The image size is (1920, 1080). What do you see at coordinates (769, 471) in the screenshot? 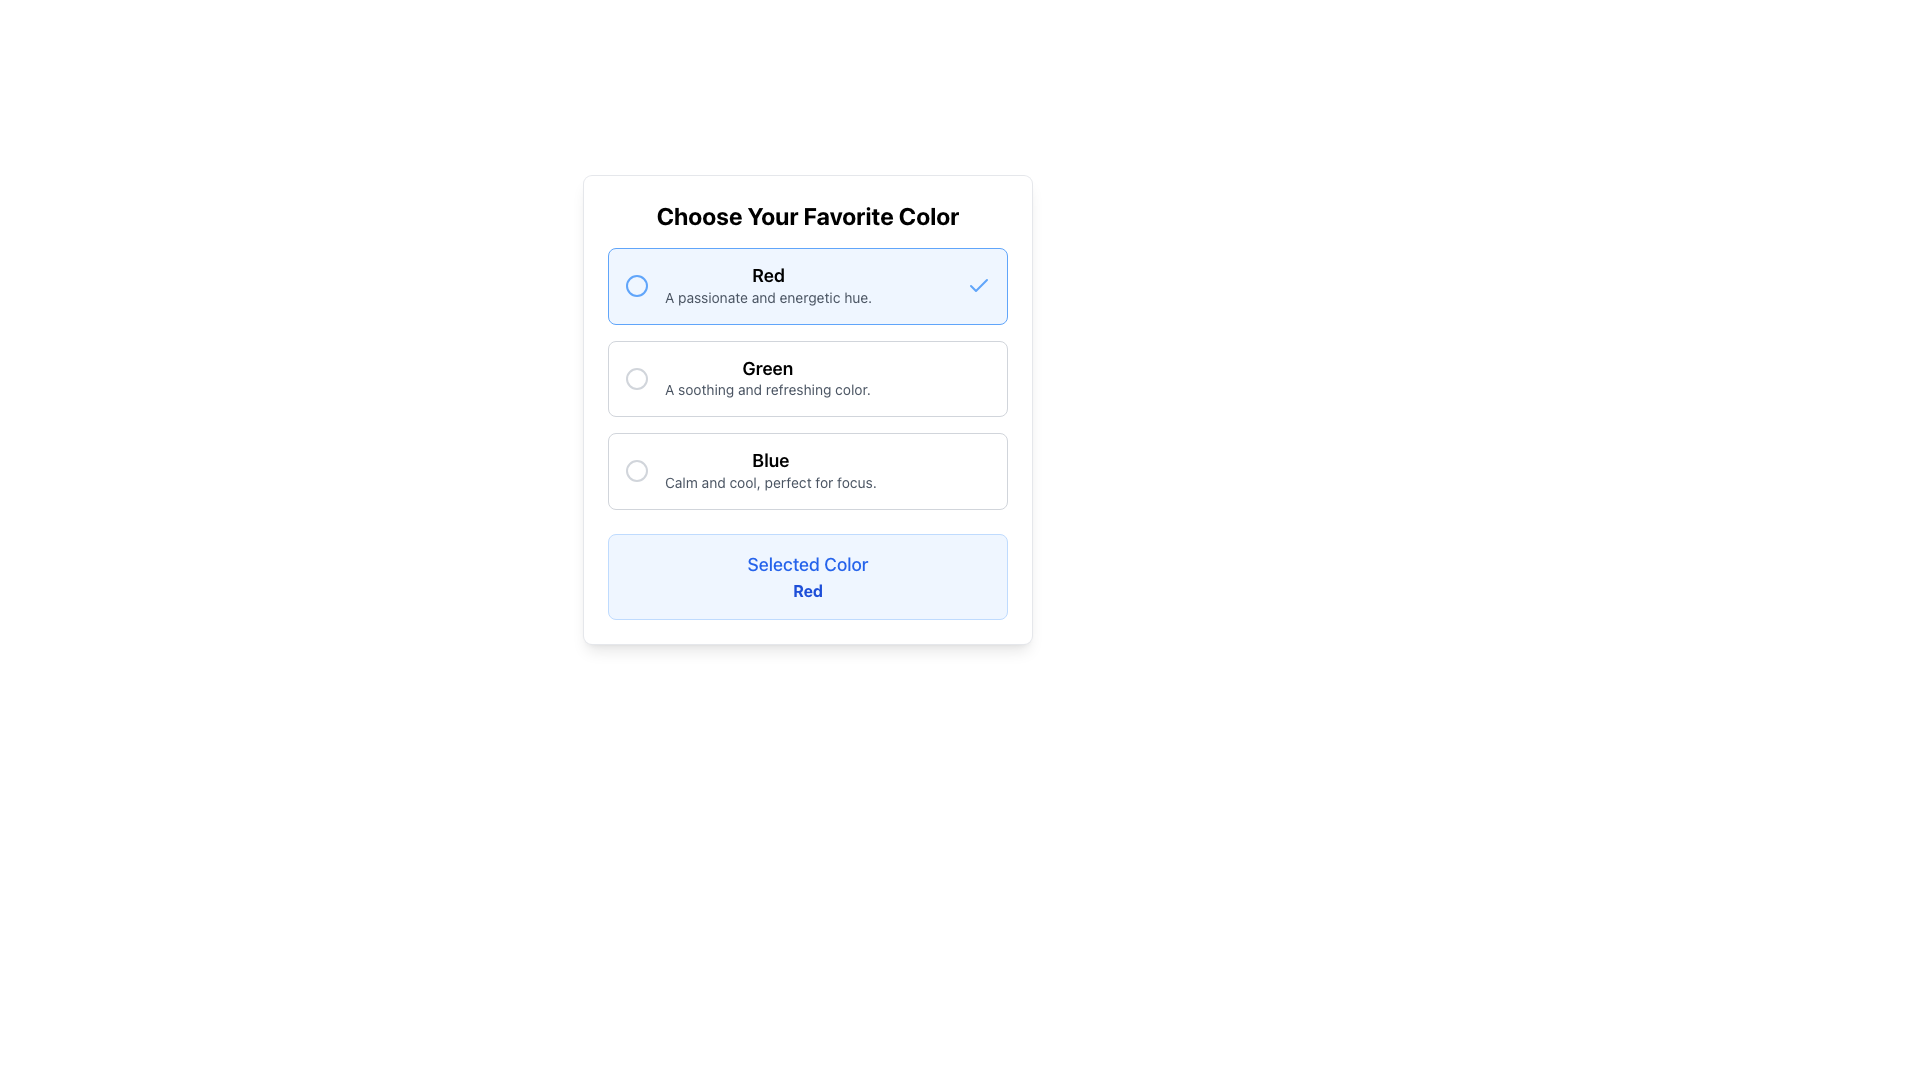
I see `the text block describing the option 'Blue' in the color selection interface, which is centrally located within the card layout and is the third item in the list of options` at bounding box center [769, 471].